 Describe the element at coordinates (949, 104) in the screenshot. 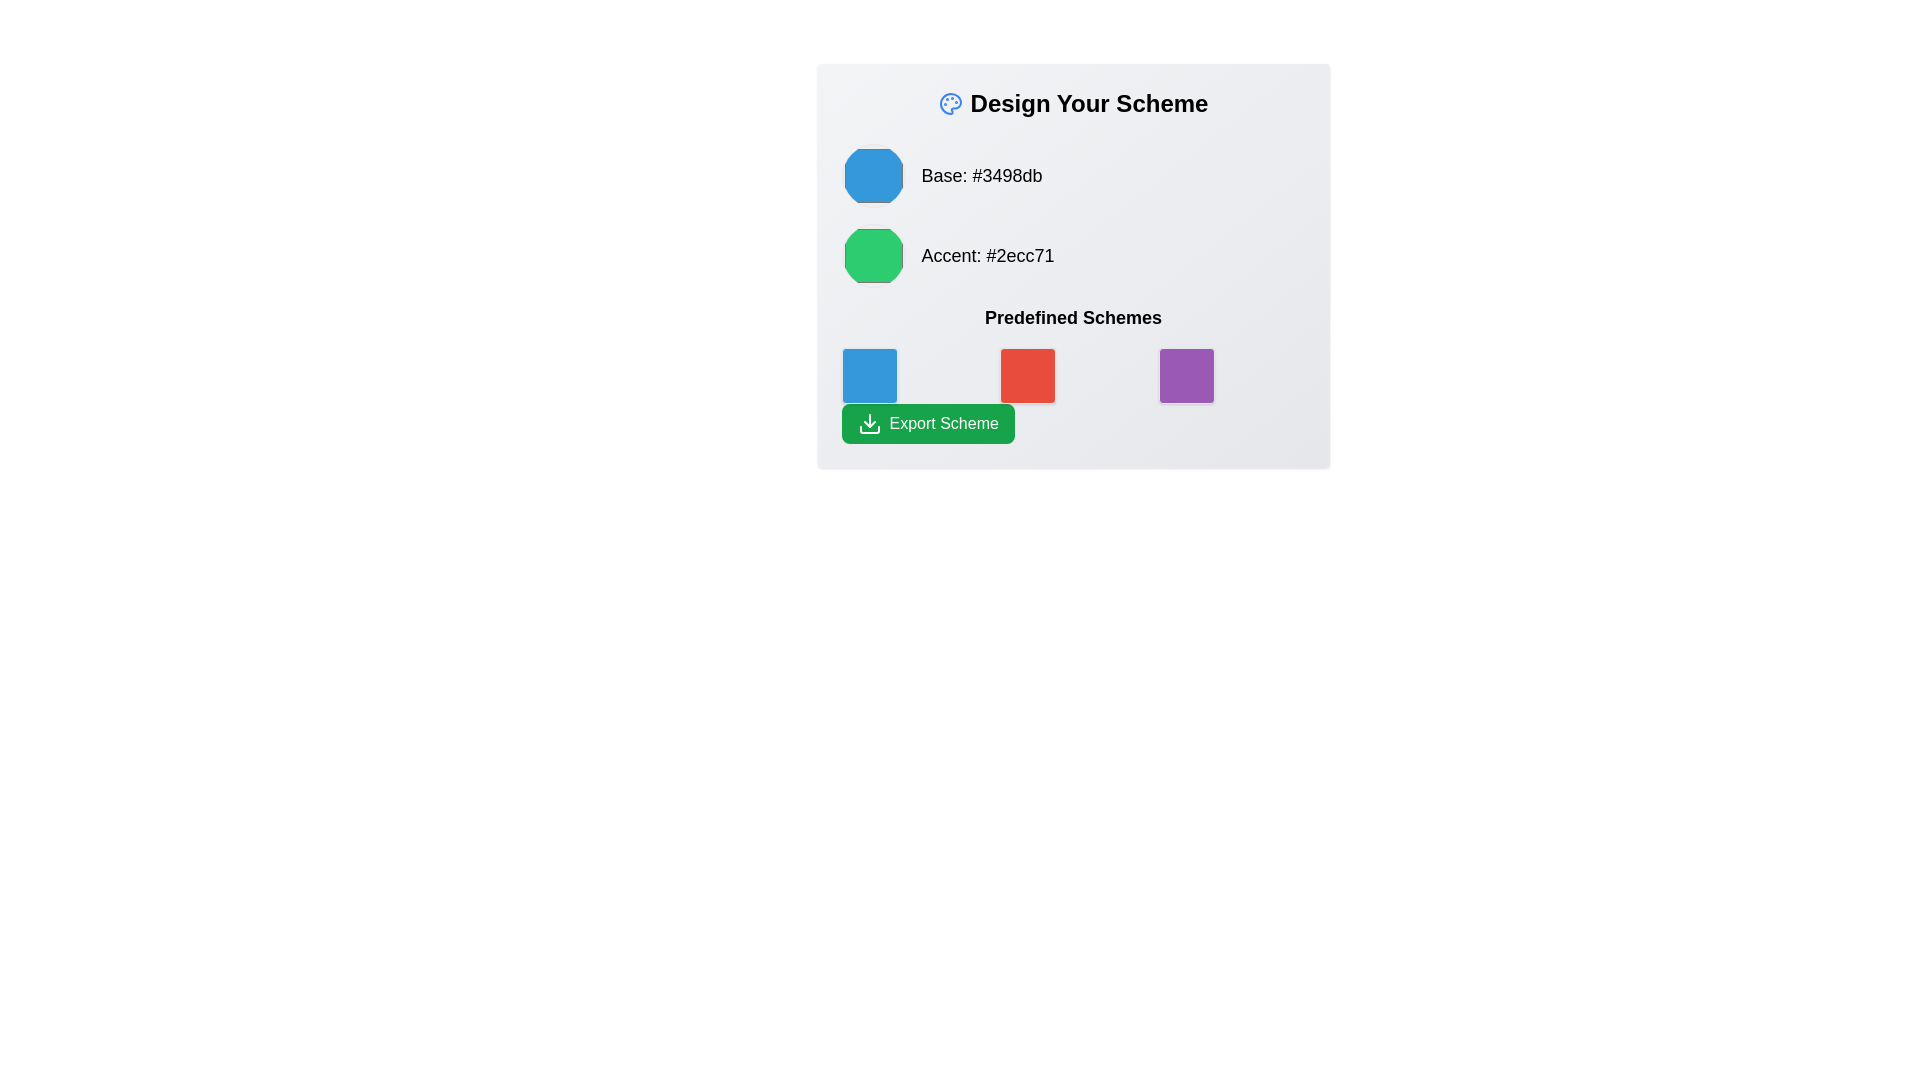

I see `the blue-colored palette icon with paint droplets, located to the left of the 'Design Your Scheme' header` at that location.